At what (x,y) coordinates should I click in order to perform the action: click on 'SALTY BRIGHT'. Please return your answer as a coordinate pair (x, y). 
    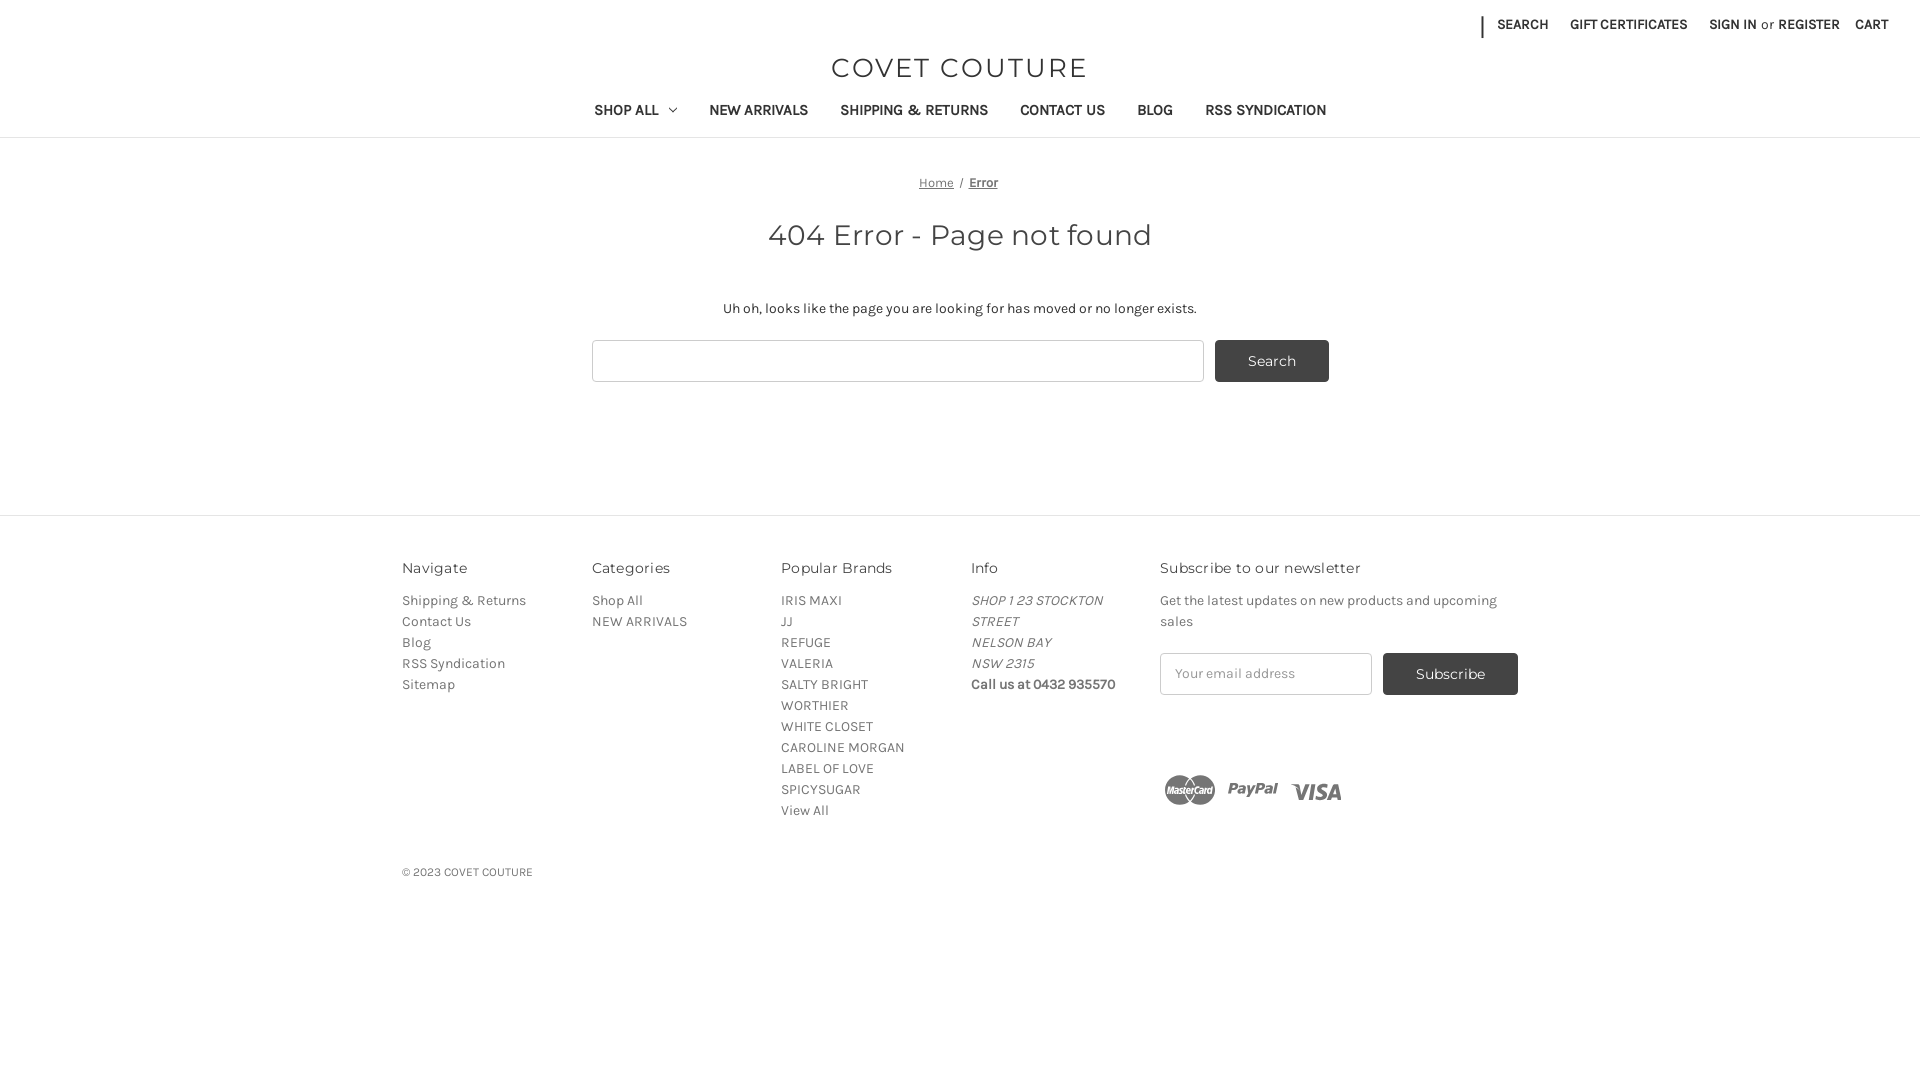
    Looking at the image, I should click on (824, 683).